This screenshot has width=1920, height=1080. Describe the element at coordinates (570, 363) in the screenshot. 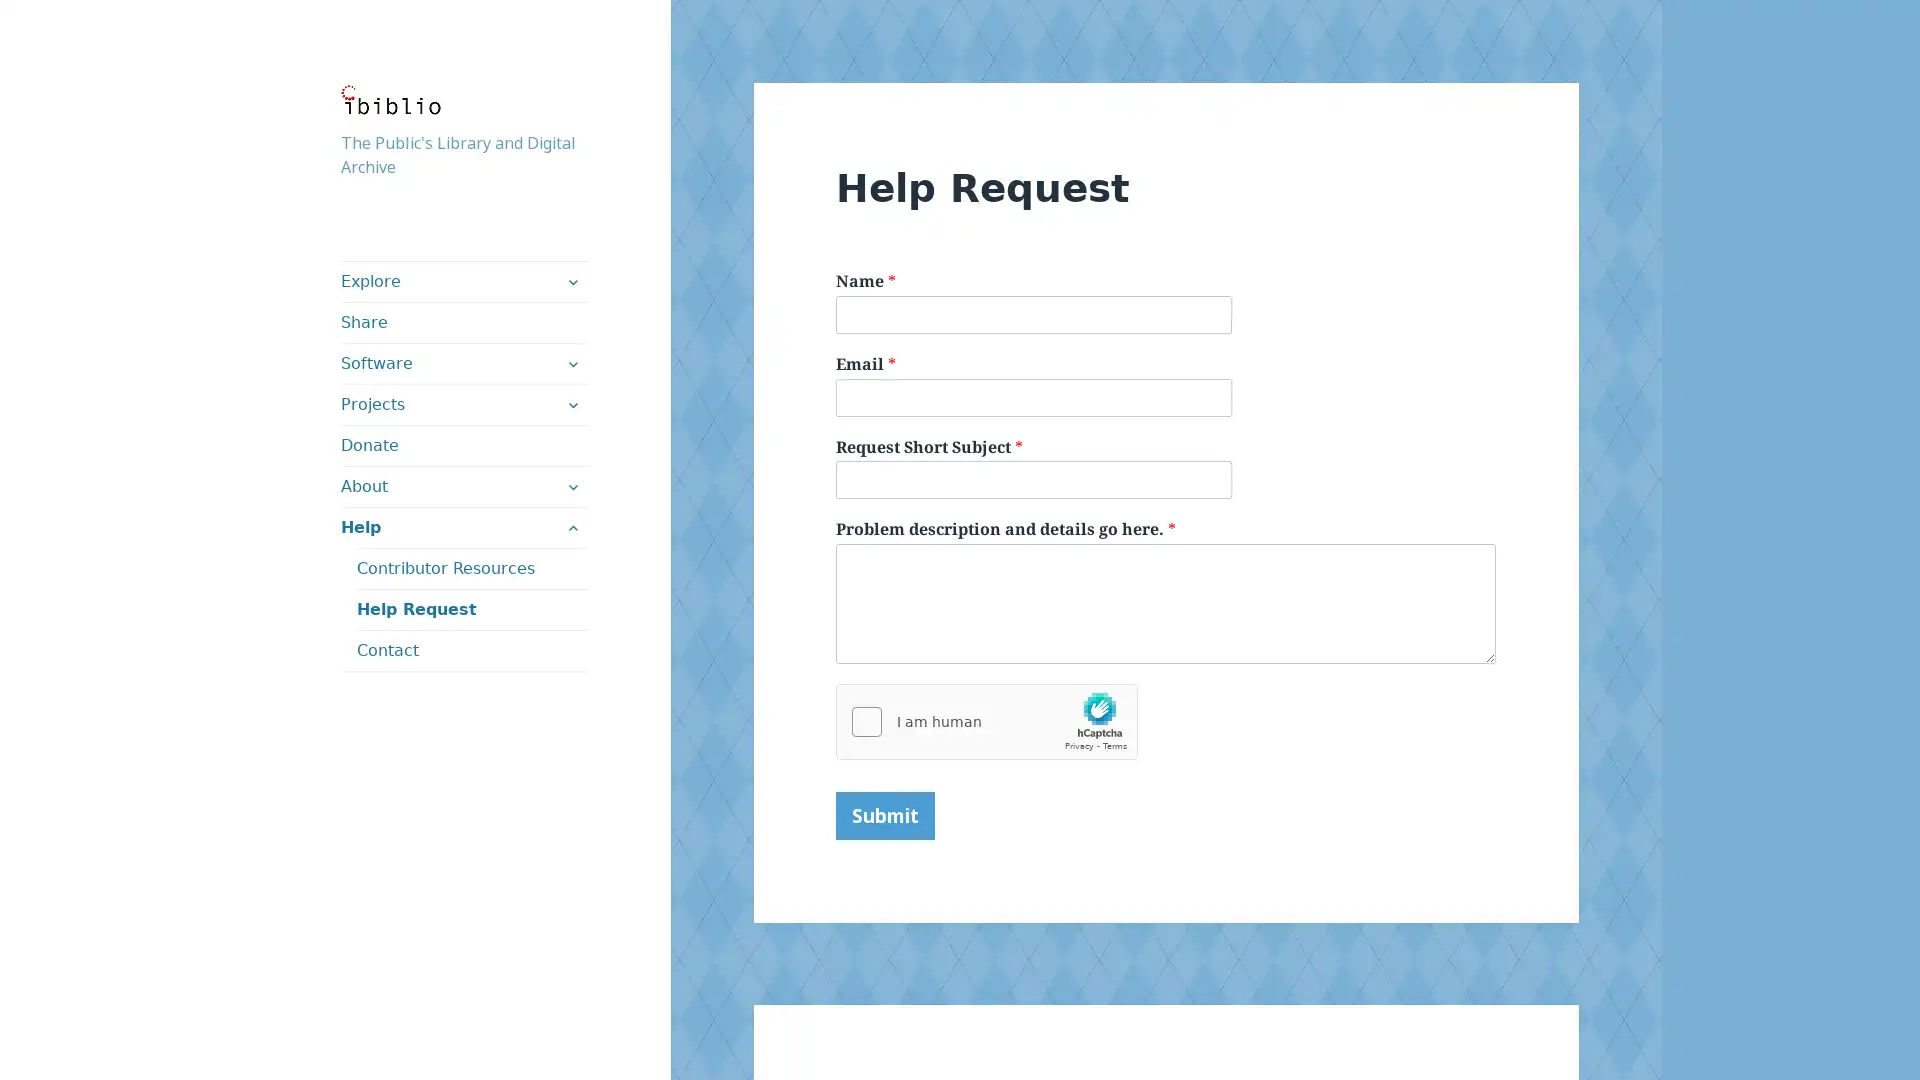

I see `expand child menu` at that location.